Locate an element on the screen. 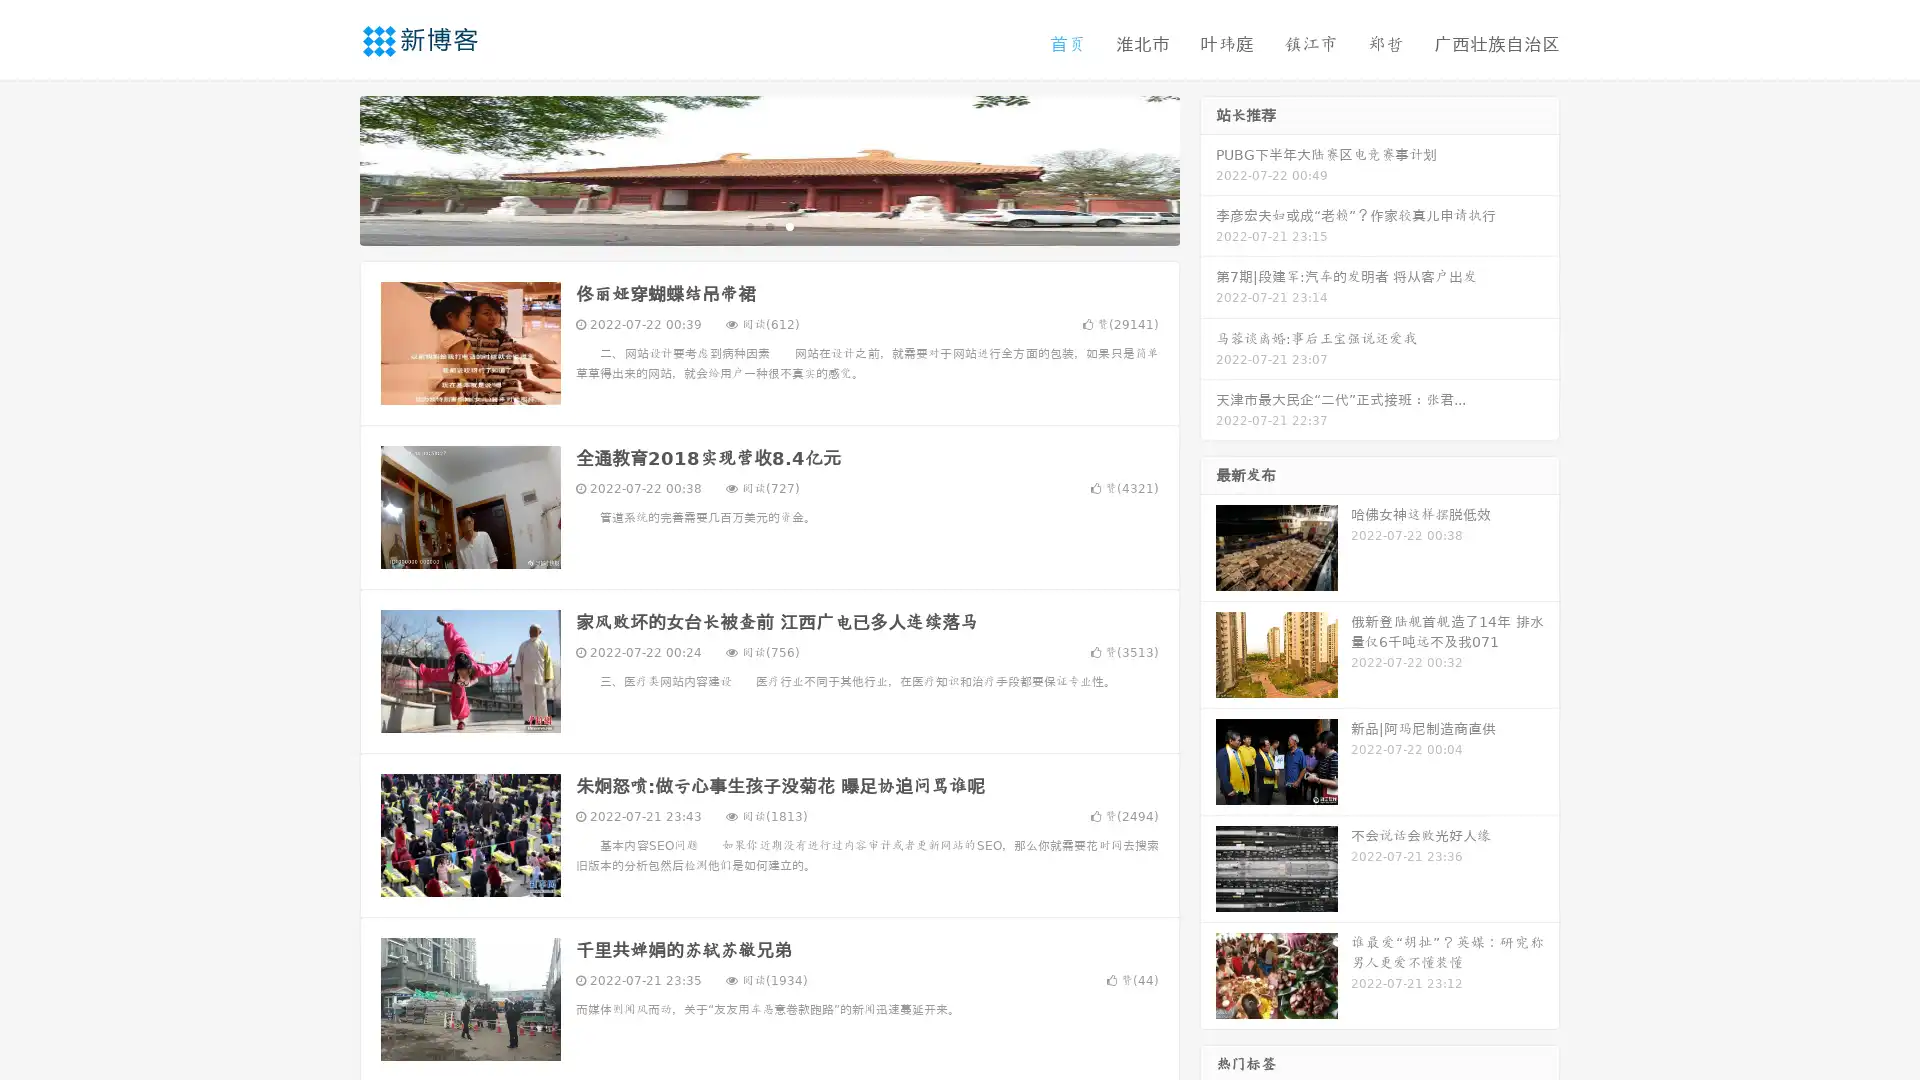  Next slide is located at coordinates (1208, 168).